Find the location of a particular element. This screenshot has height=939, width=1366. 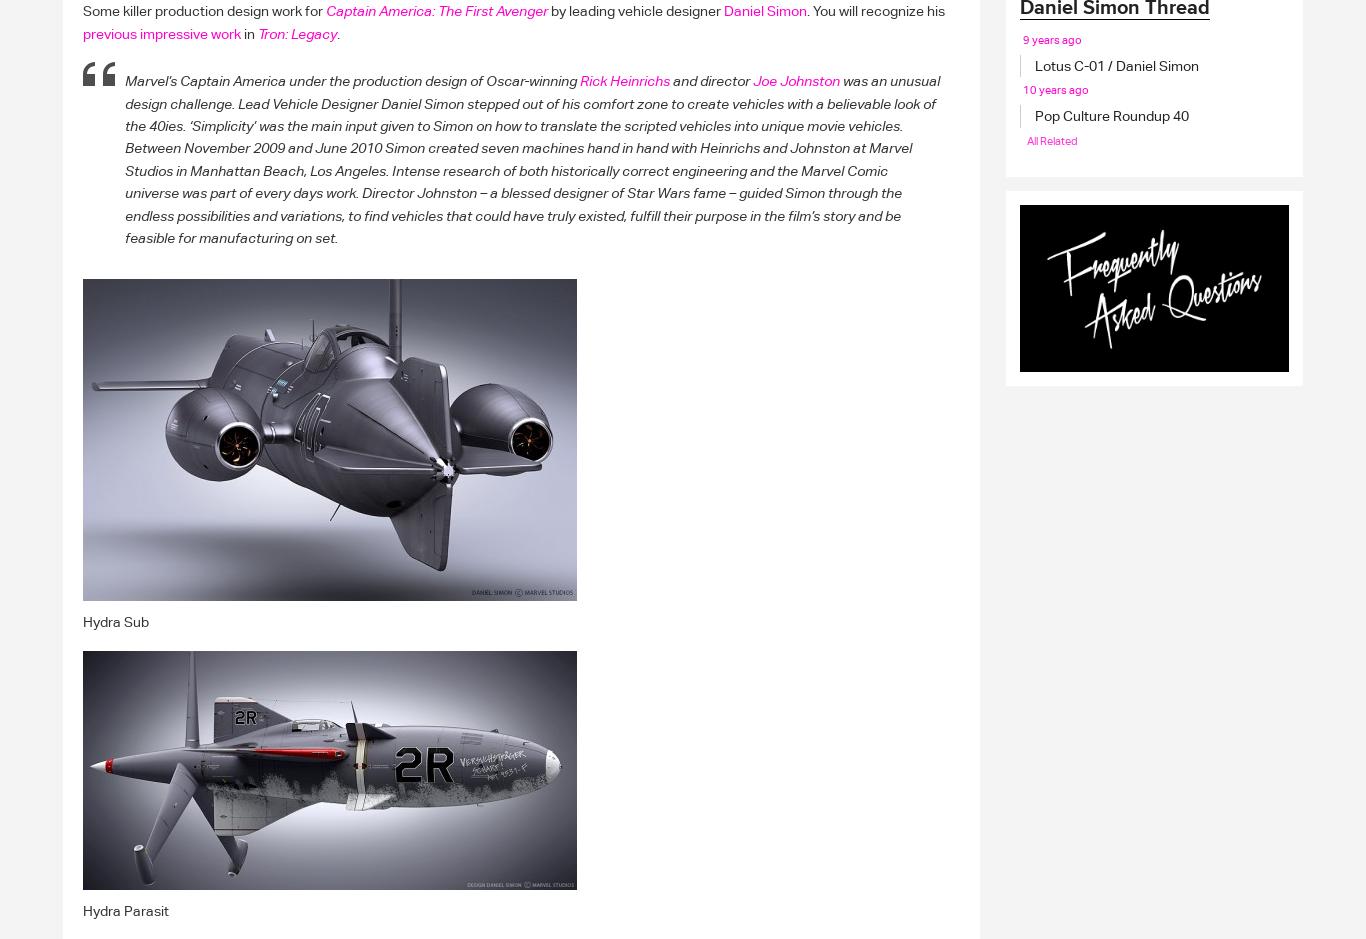

'You will recognize his' is located at coordinates (876, 10).